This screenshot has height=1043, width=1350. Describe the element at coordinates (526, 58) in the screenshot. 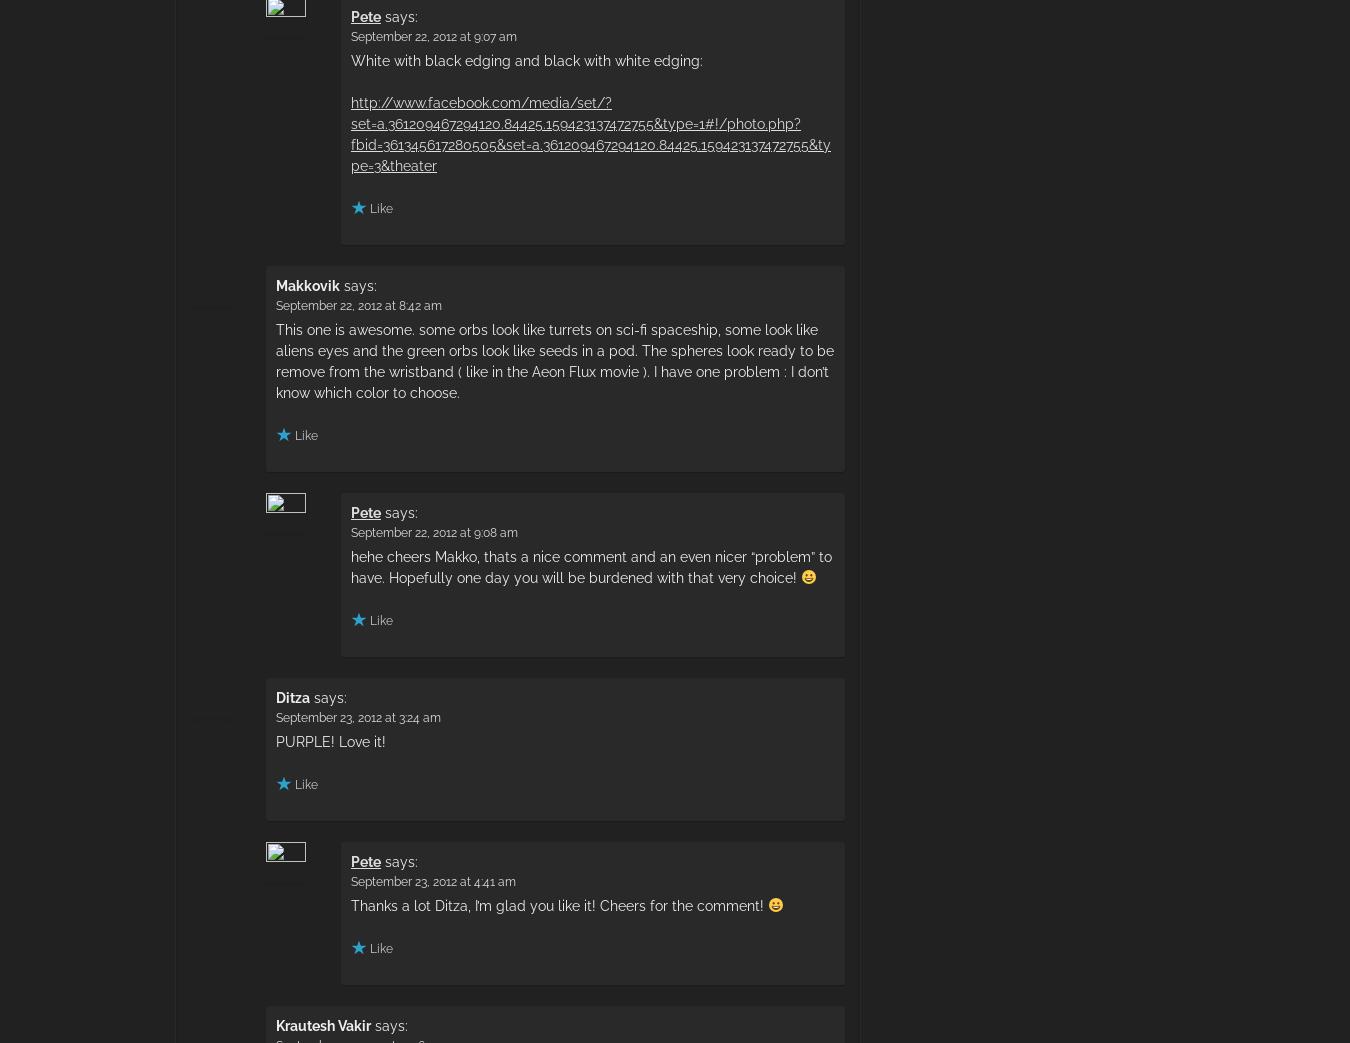

I see `'White with black edging and black with white edging:'` at that location.